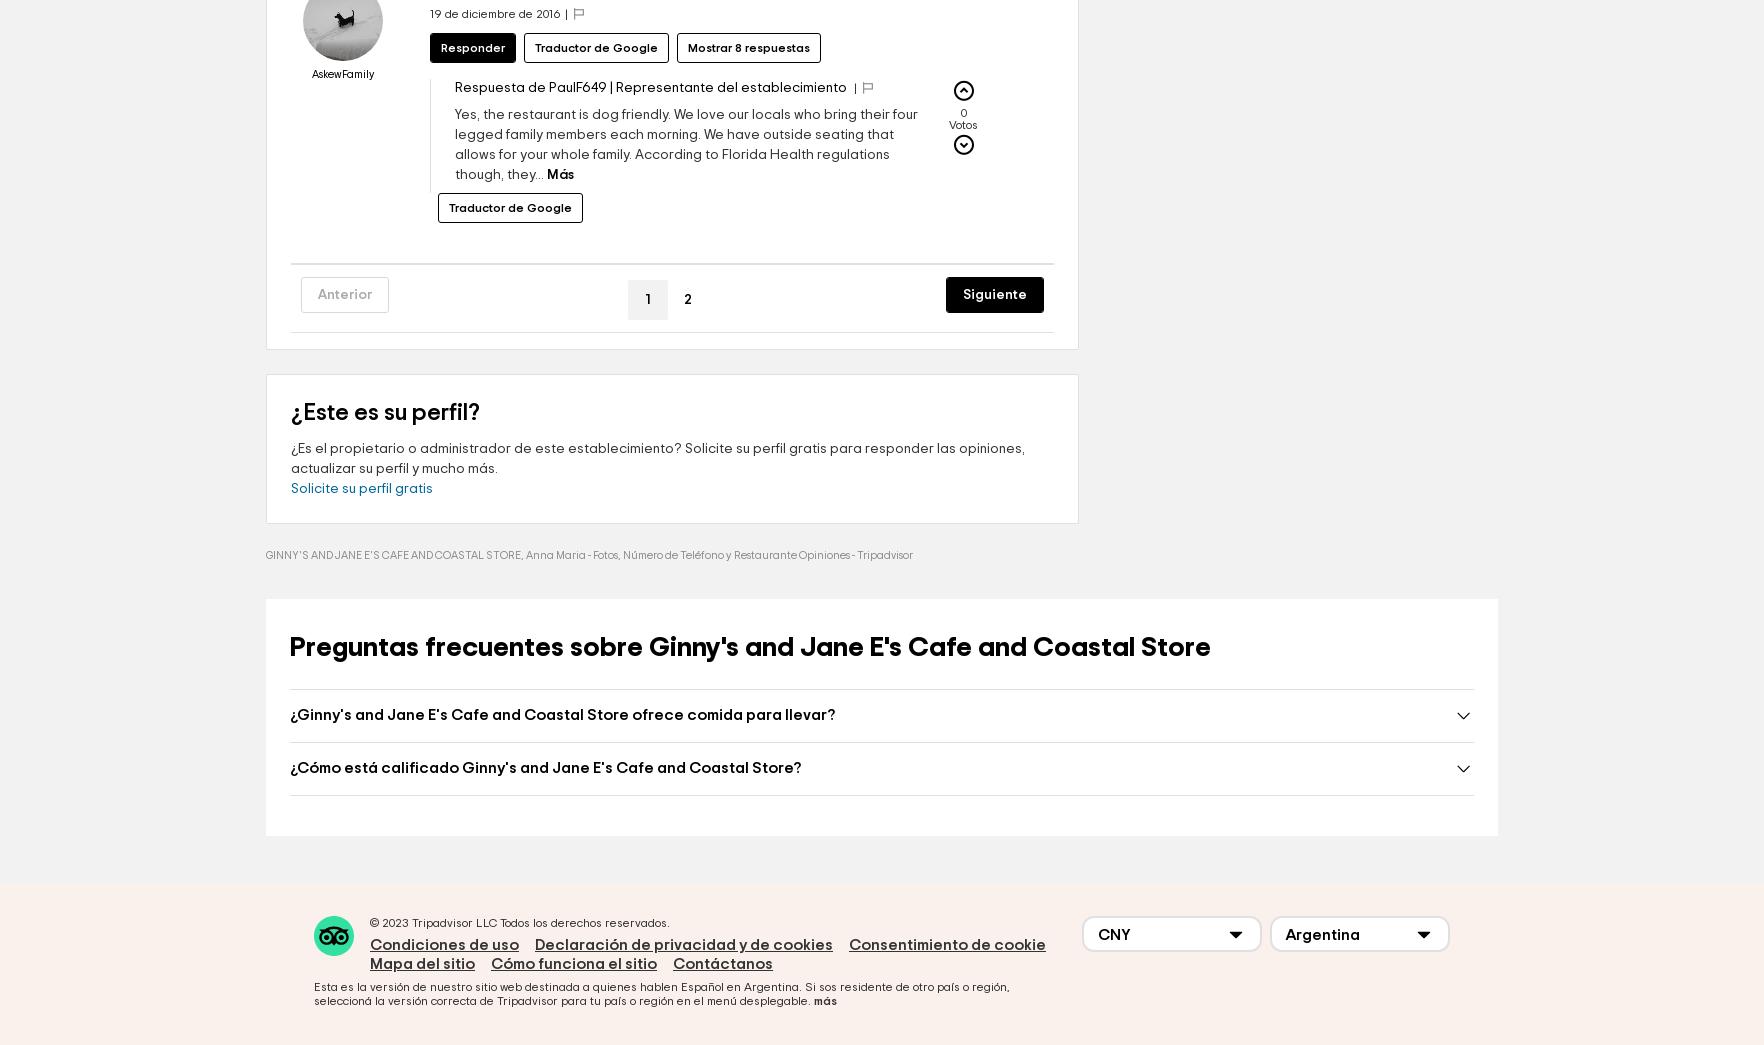 The height and width of the screenshot is (1045, 1764). I want to click on '| Representante del establecimiento', so click(728, 146).